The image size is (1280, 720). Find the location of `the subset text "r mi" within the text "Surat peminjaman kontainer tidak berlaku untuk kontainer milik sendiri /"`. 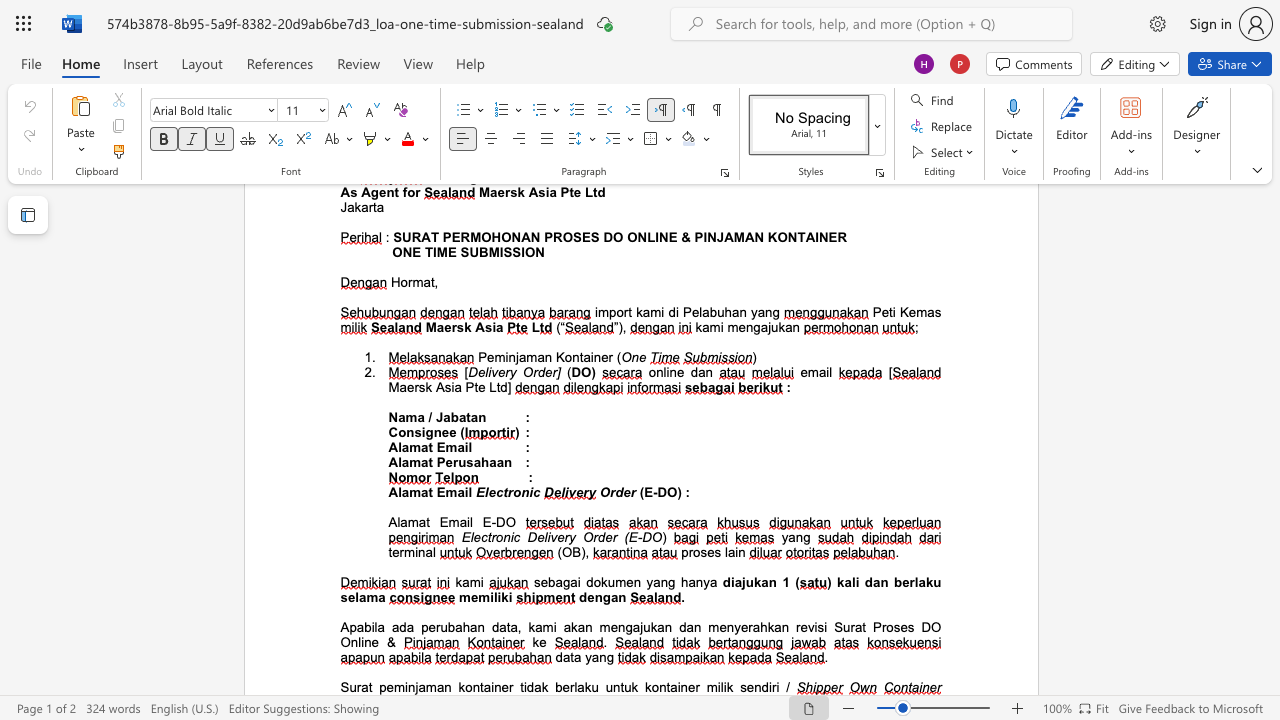

the subset text "r mi" within the text "Surat peminjaman kontainer tidak berlaku untuk kontainer milik sendiri /" is located at coordinates (695, 686).